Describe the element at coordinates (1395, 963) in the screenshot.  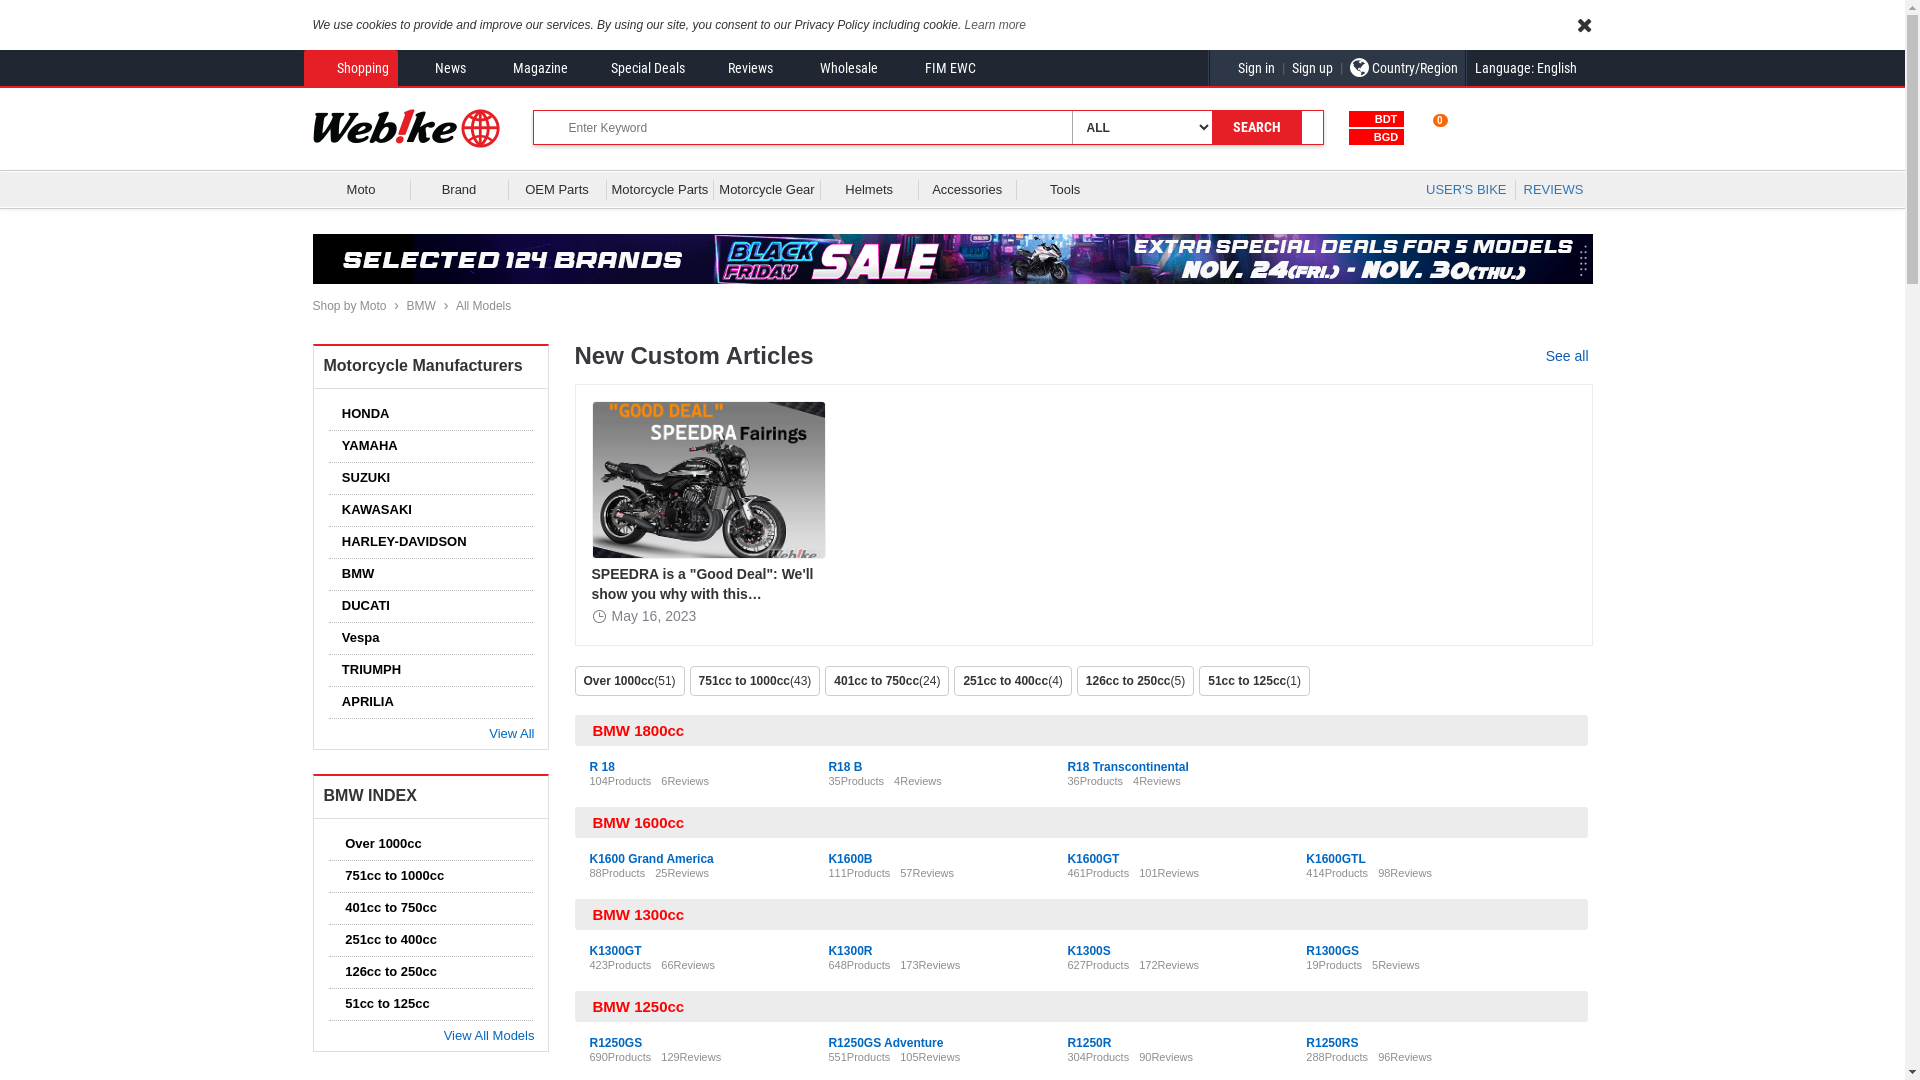
I see `'5Reviews'` at that location.